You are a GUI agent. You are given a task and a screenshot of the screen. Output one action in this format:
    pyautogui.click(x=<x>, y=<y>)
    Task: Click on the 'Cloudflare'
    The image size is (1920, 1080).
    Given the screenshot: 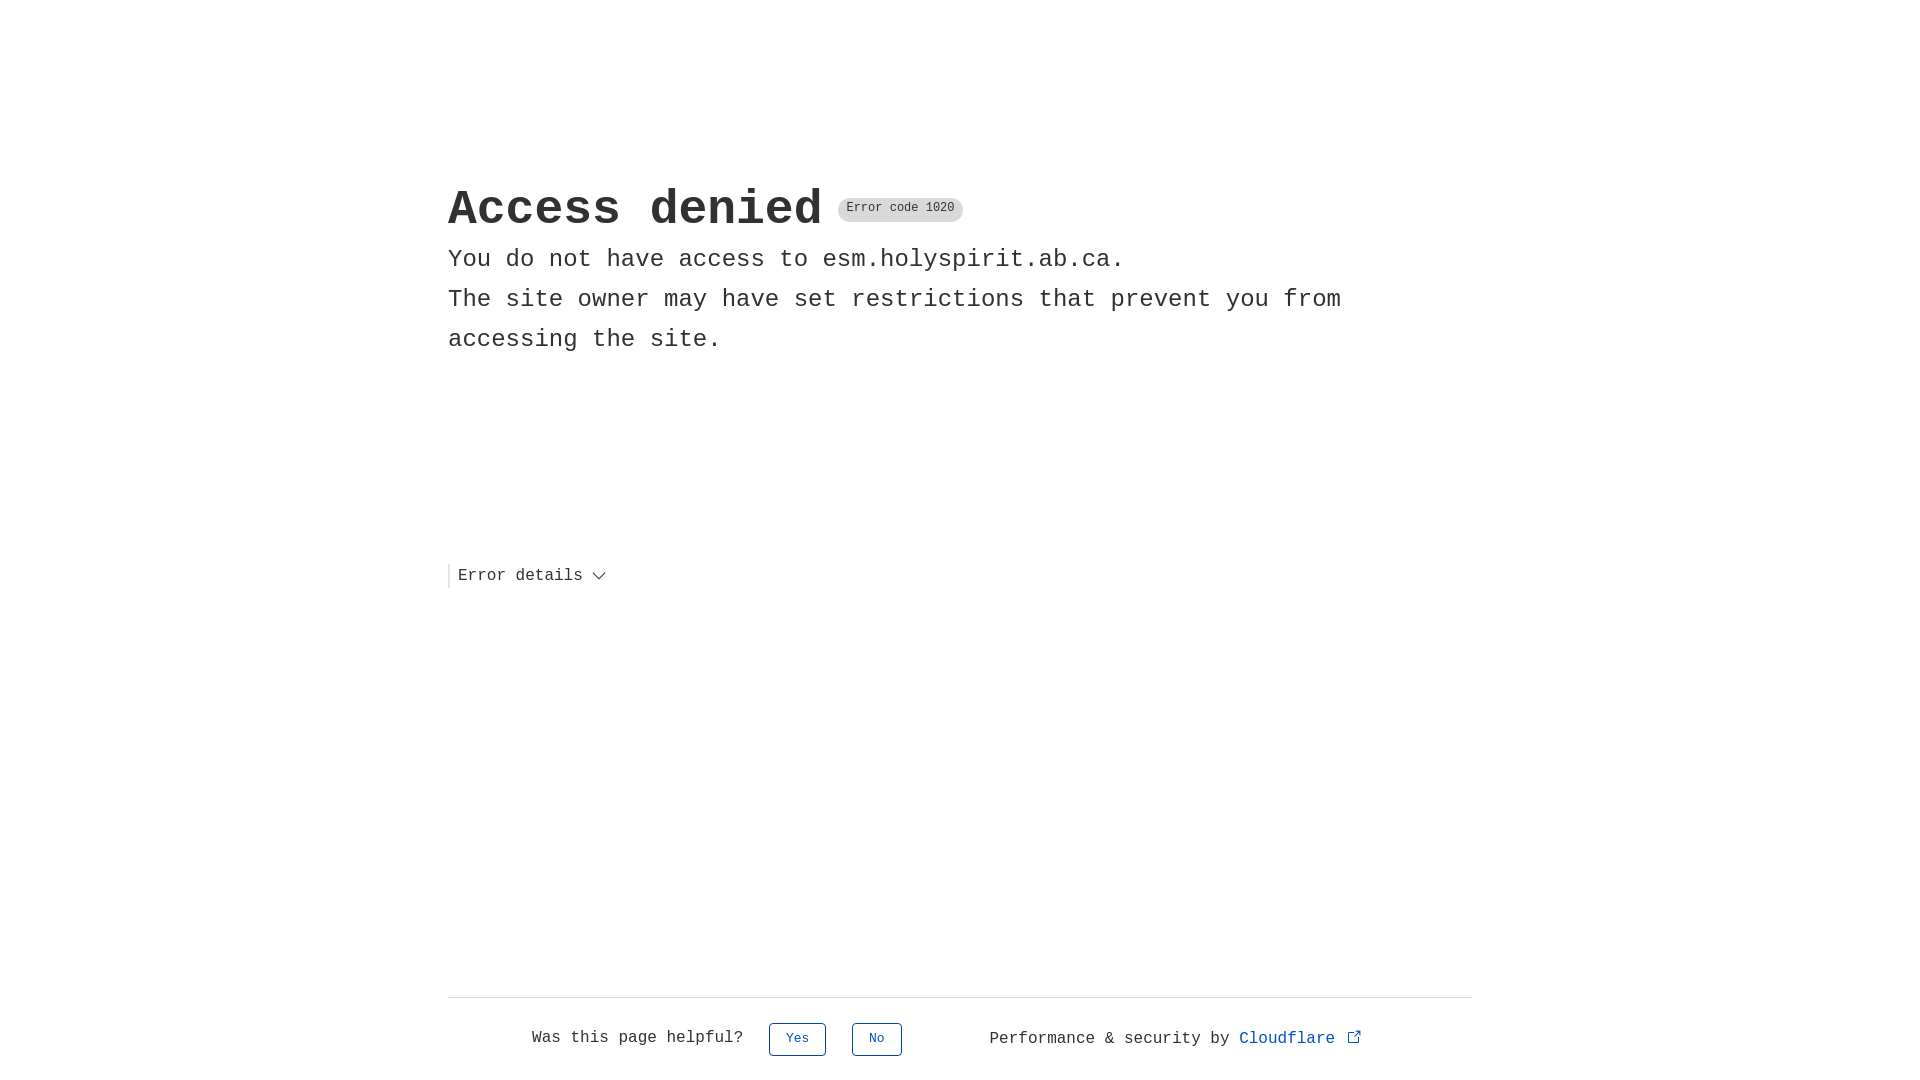 What is the action you would take?
    pyautogui.click(x=1301, y=1037)
    